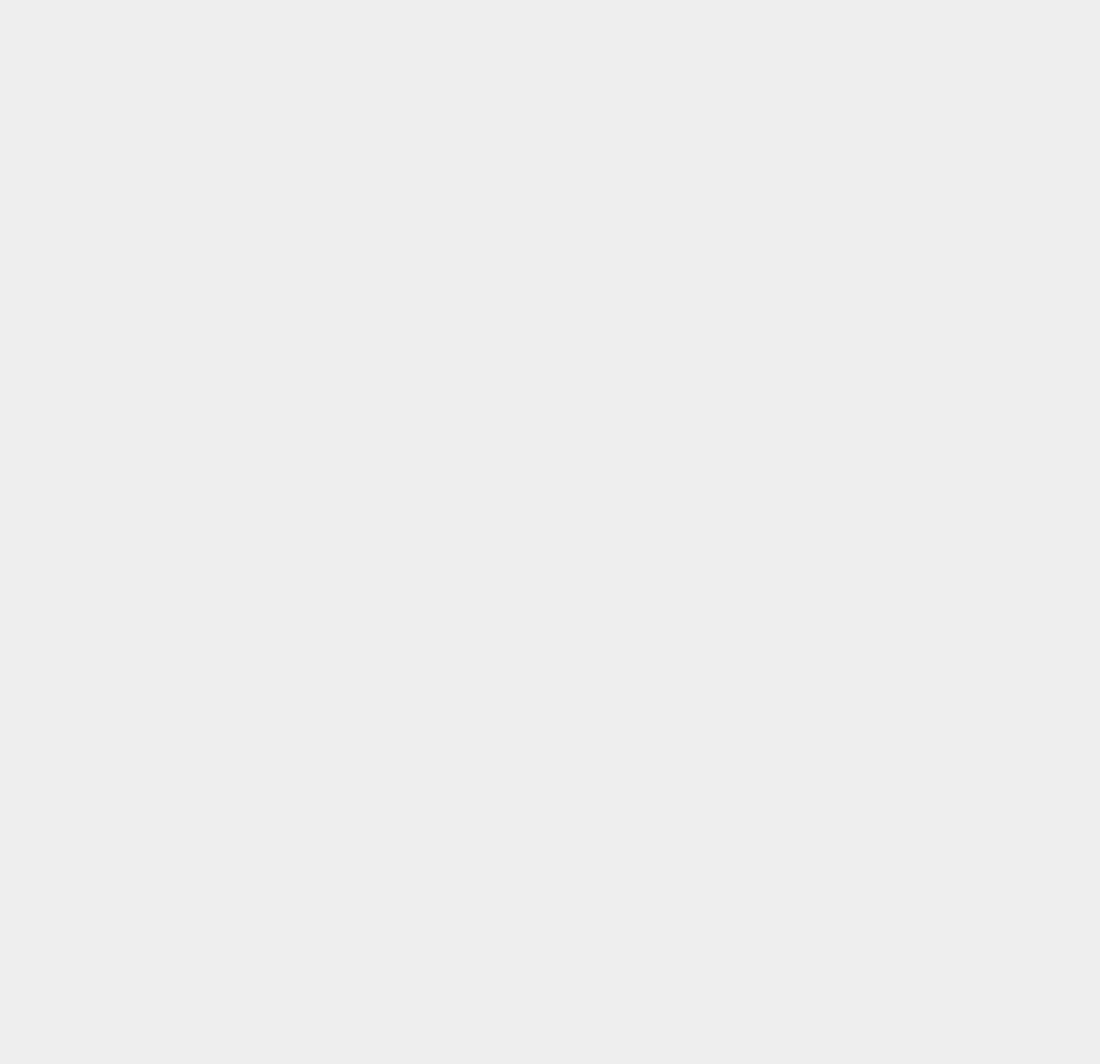 The image size is (1100, 1064). I want to click on 'Google Plus', so click(778, 26).